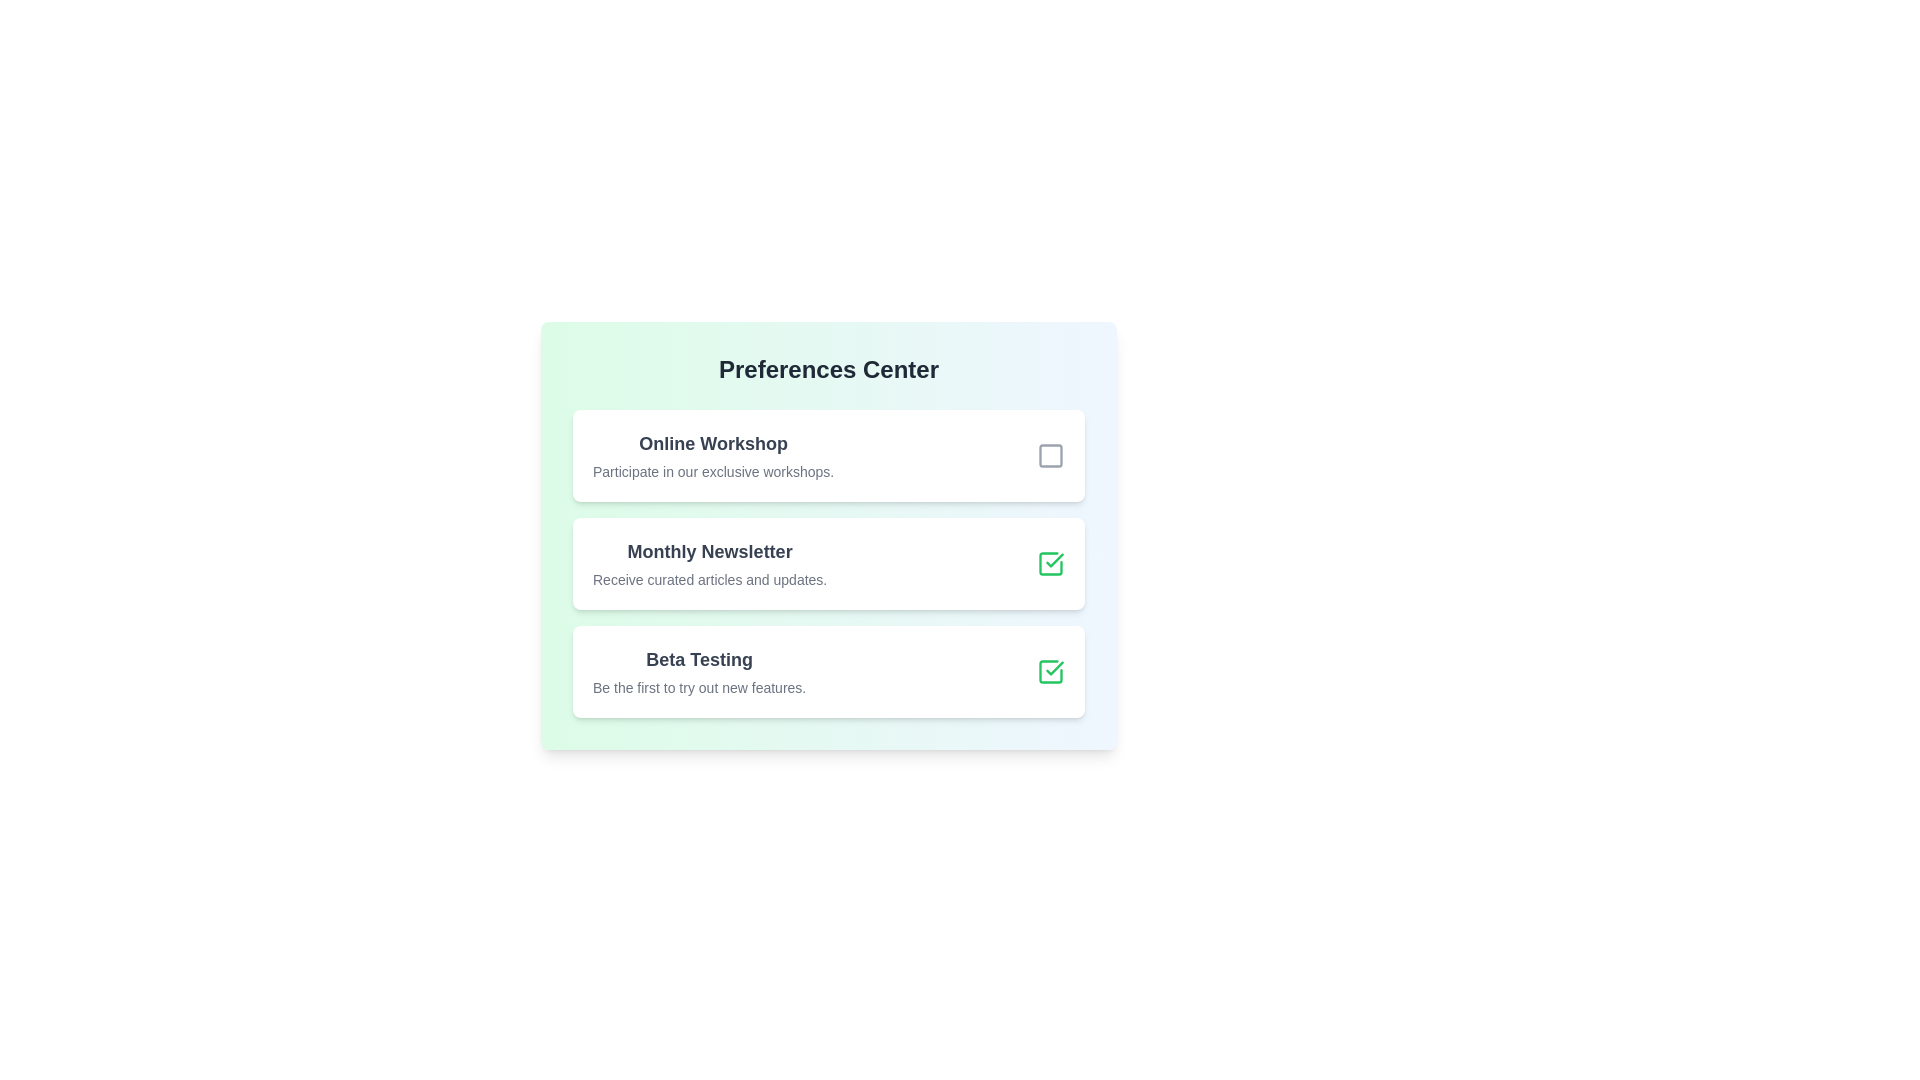 This screenshot has width=1920, height=1080. Describe the element at coordinates (1054, 560) in the screenshot. I see `the checkmark icon representing the selected 'Beta Testing' option in the Preferences Center` at that location.